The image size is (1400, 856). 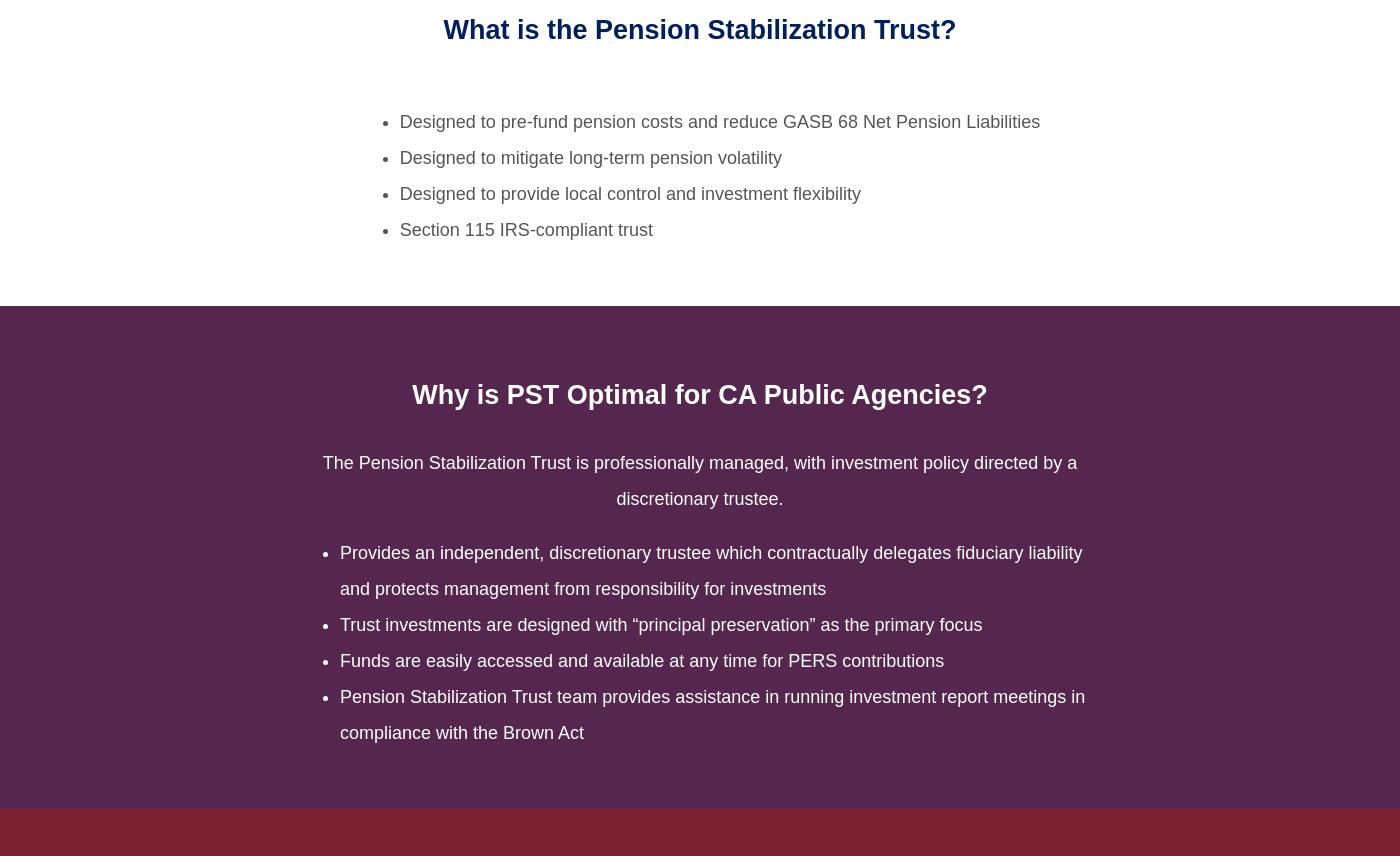 I want to click on 'Designed to mitigate long-term pension volatility', so click(x=590, y=156).